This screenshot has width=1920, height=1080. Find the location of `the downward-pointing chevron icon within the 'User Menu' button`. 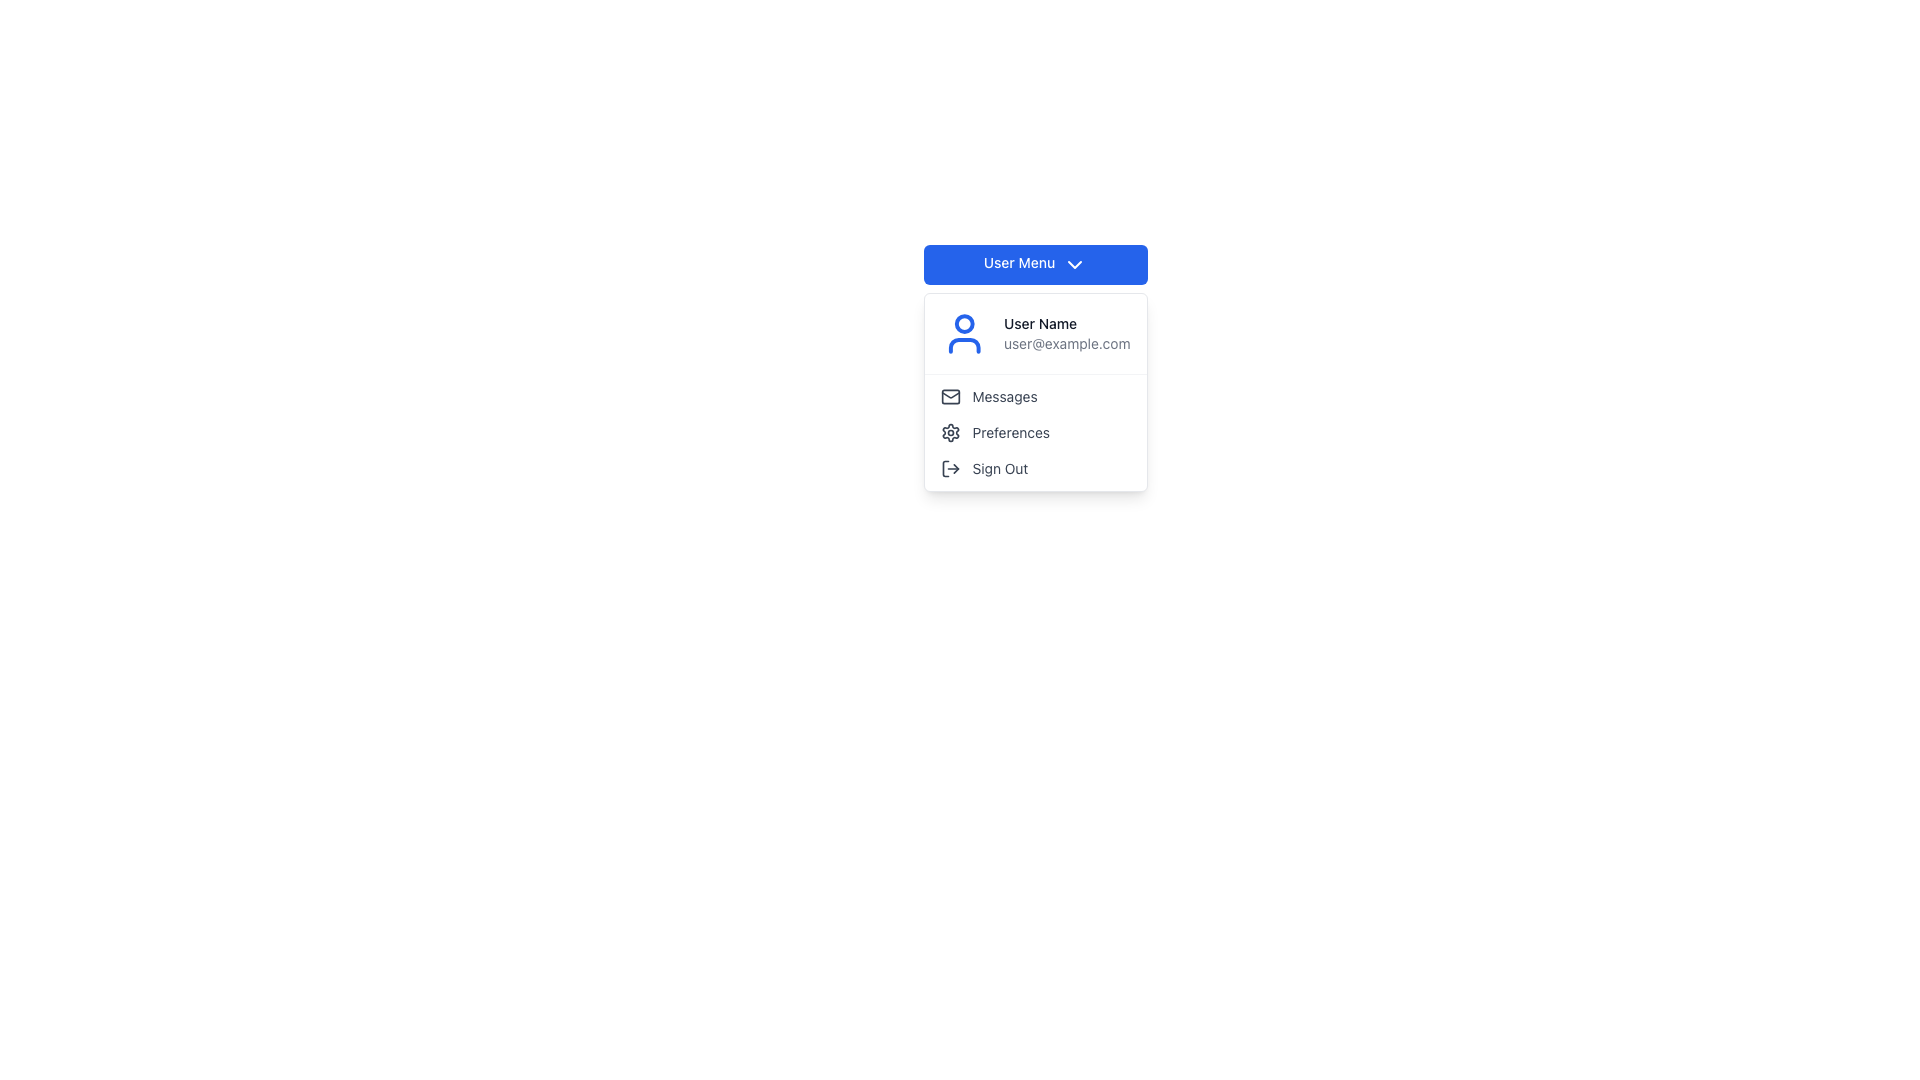

the downward-pointing chevron icon within the 'User Menu' button is located at coordinates (1074, 264).